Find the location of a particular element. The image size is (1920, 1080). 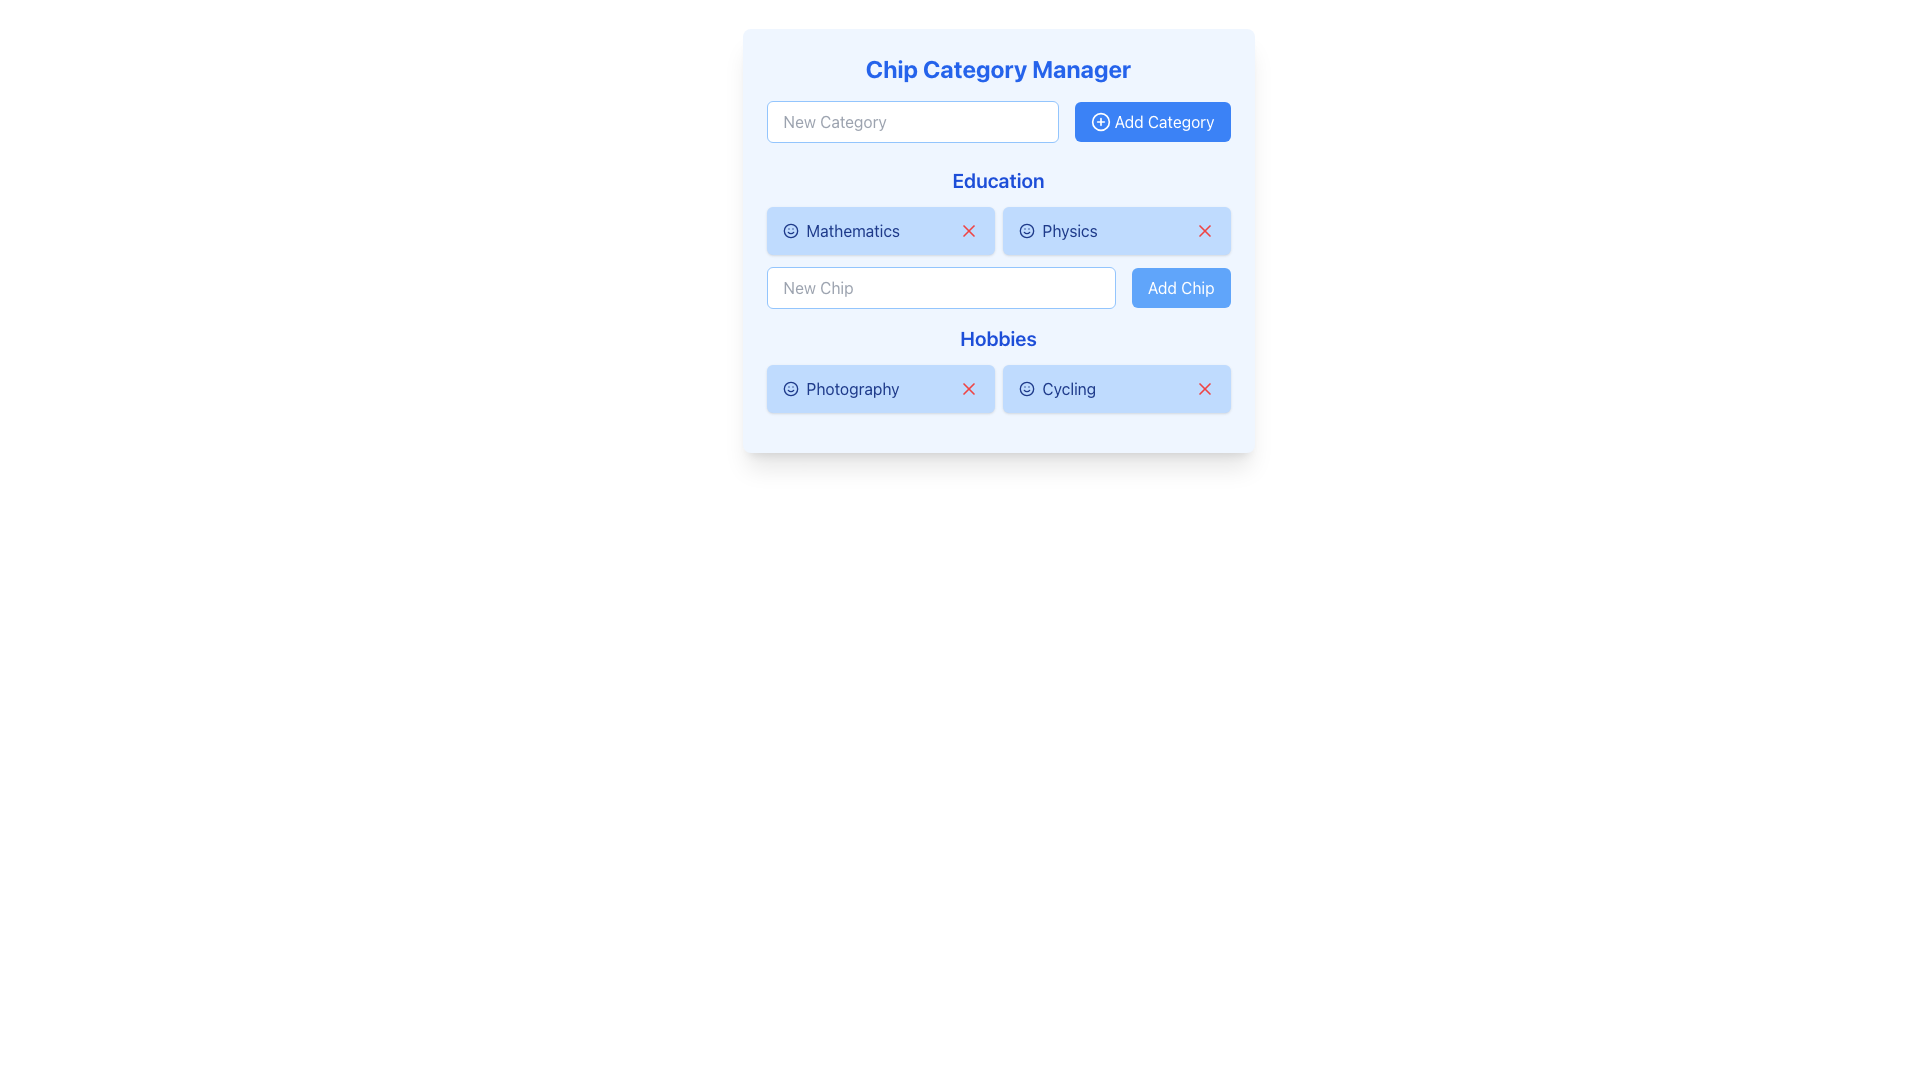

the delete button located on the far right of the 'Mathematics' chip is located at coordinates (968, 230).